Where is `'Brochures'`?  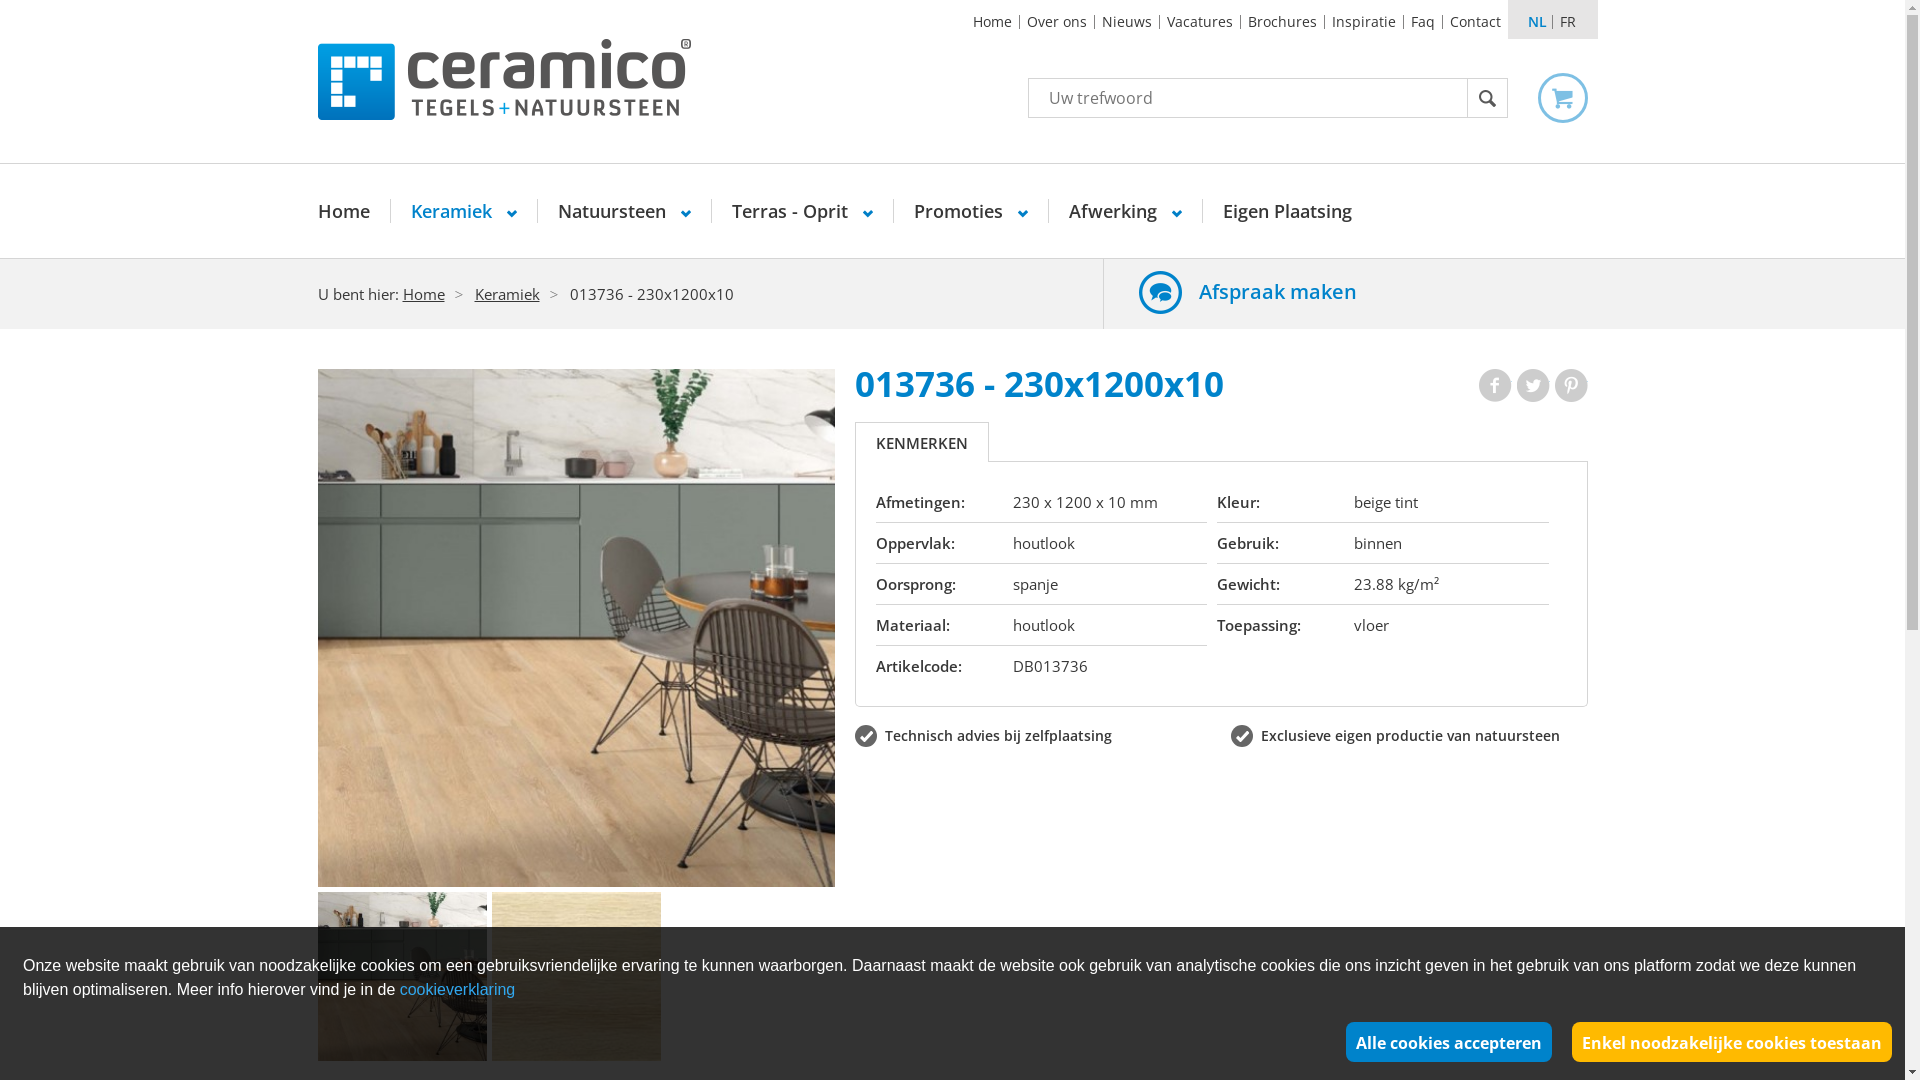
'Brochures' is located at coordinates (1281, 21).